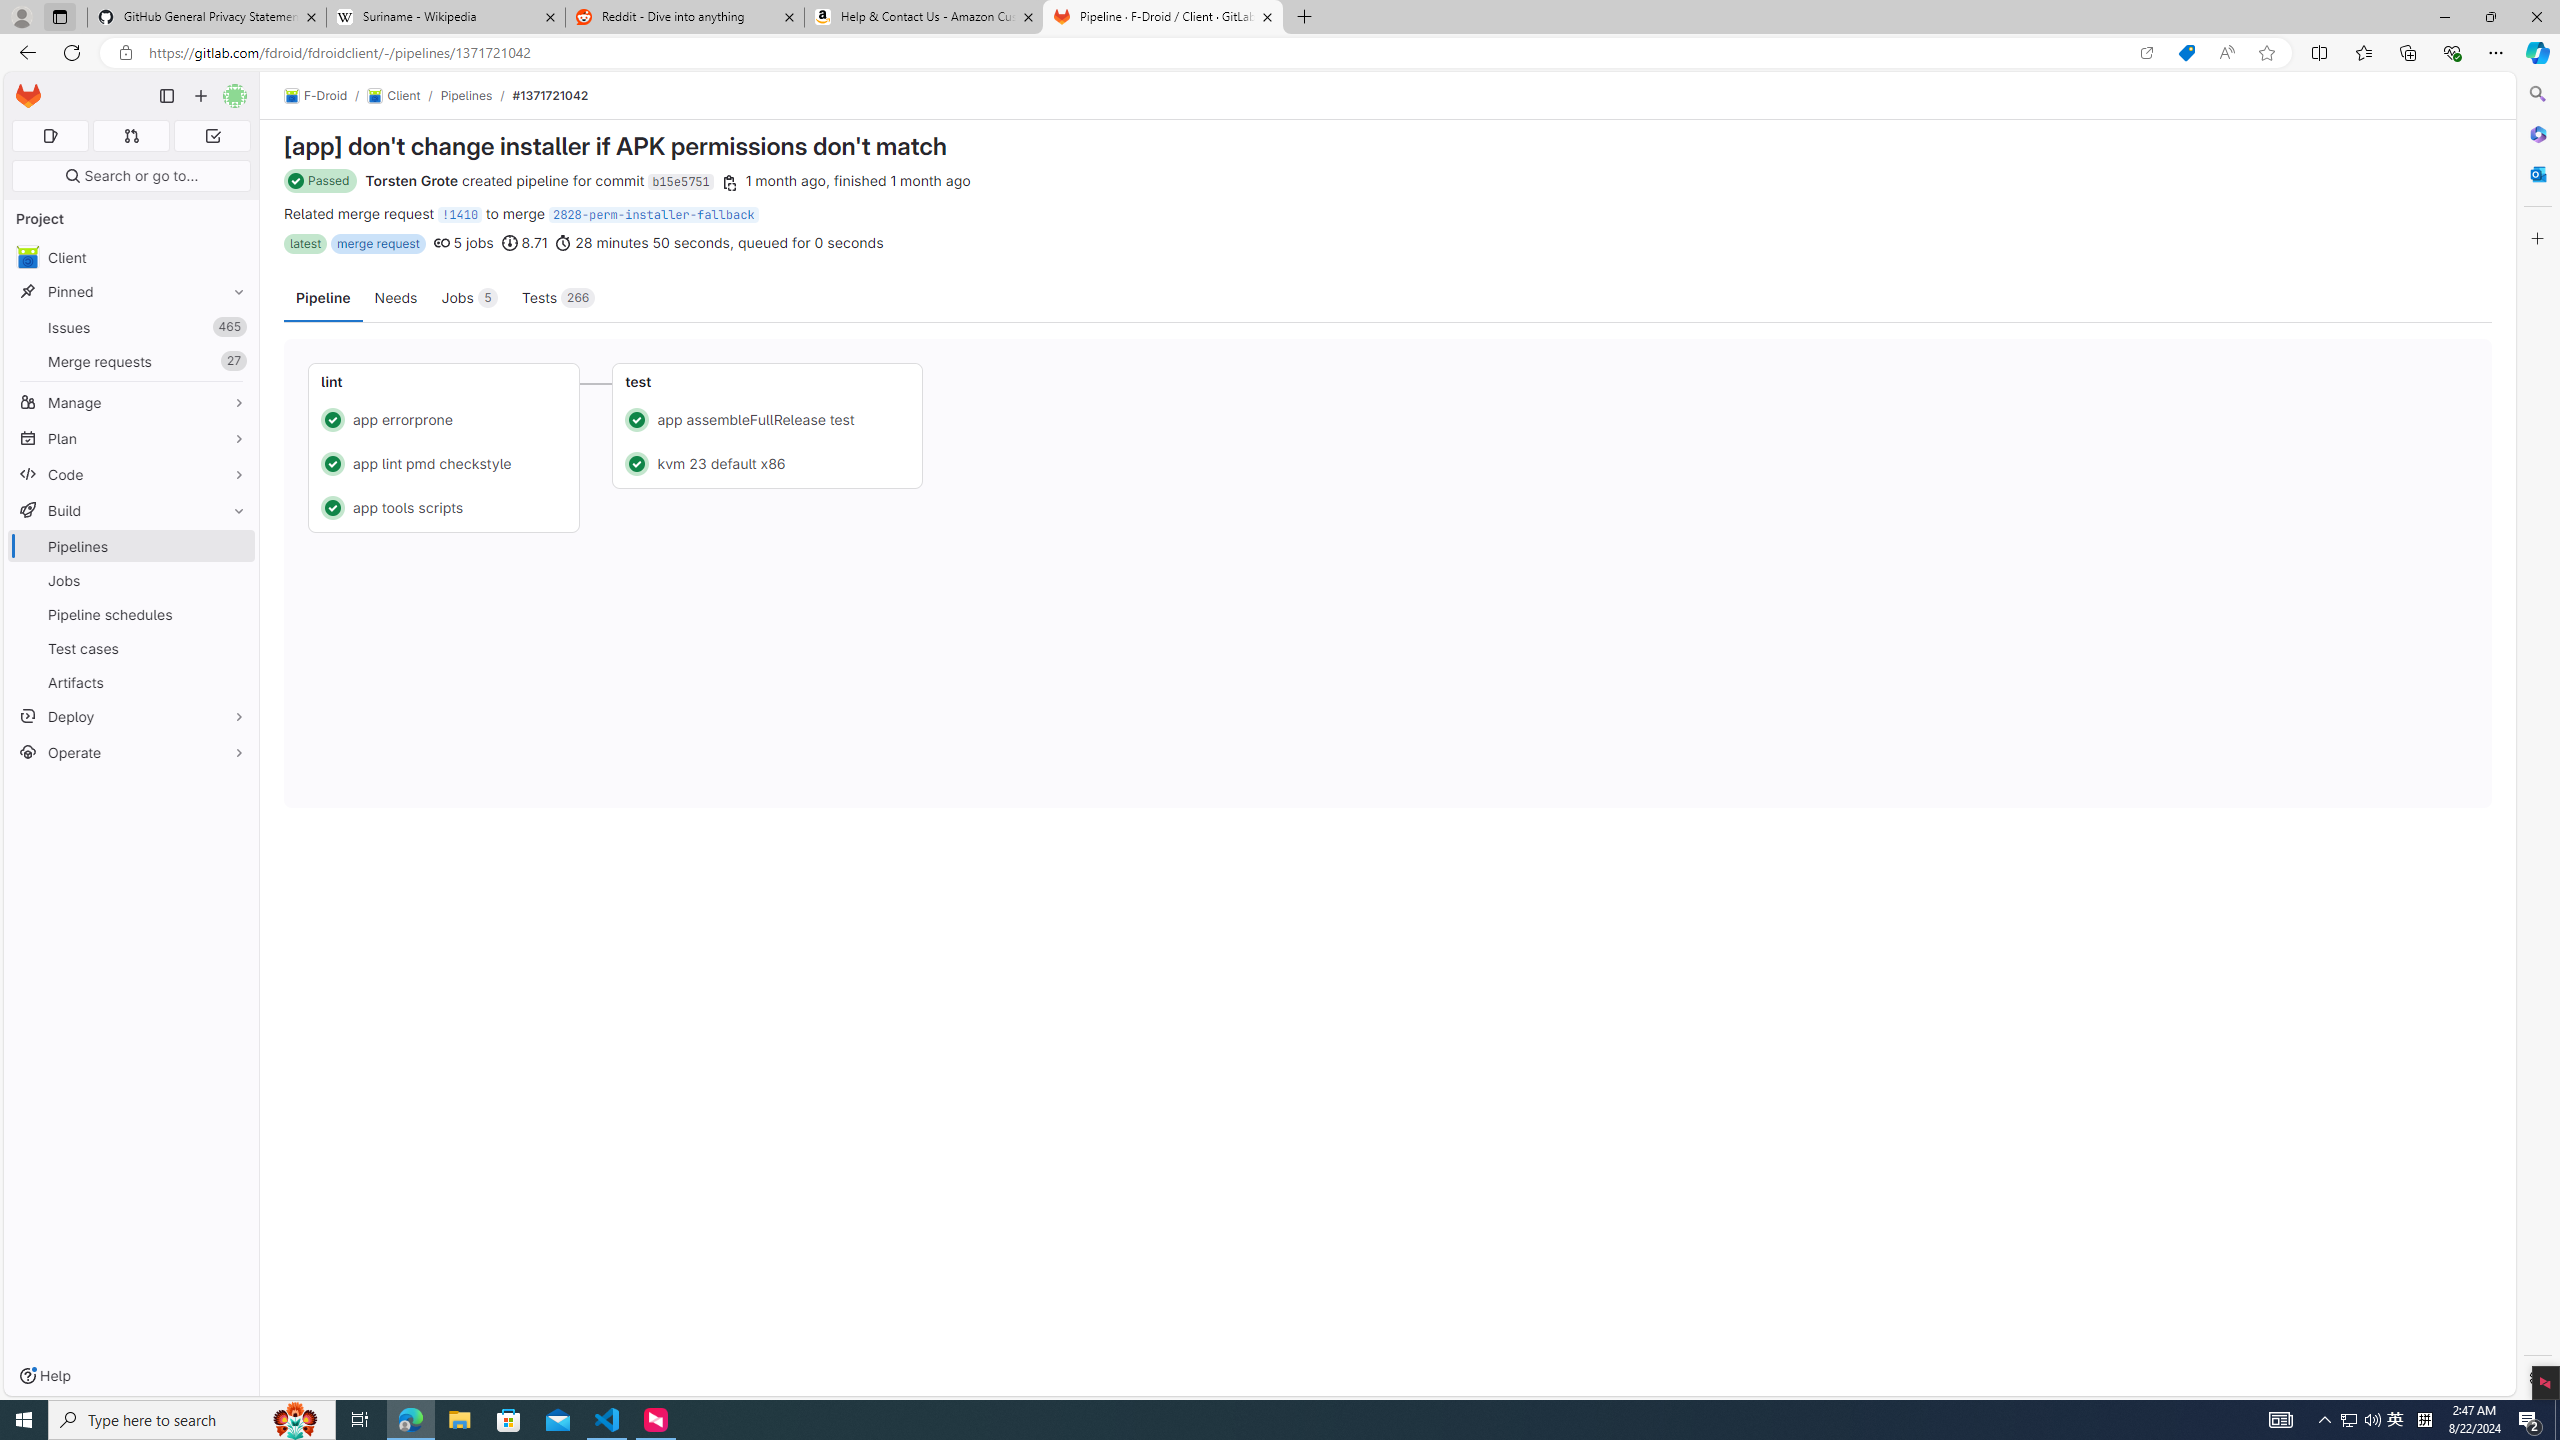 The width and height of the screenshot is (2560, 1440). I want to click on 'Pin Pipeline schedules', so click(233, 613).